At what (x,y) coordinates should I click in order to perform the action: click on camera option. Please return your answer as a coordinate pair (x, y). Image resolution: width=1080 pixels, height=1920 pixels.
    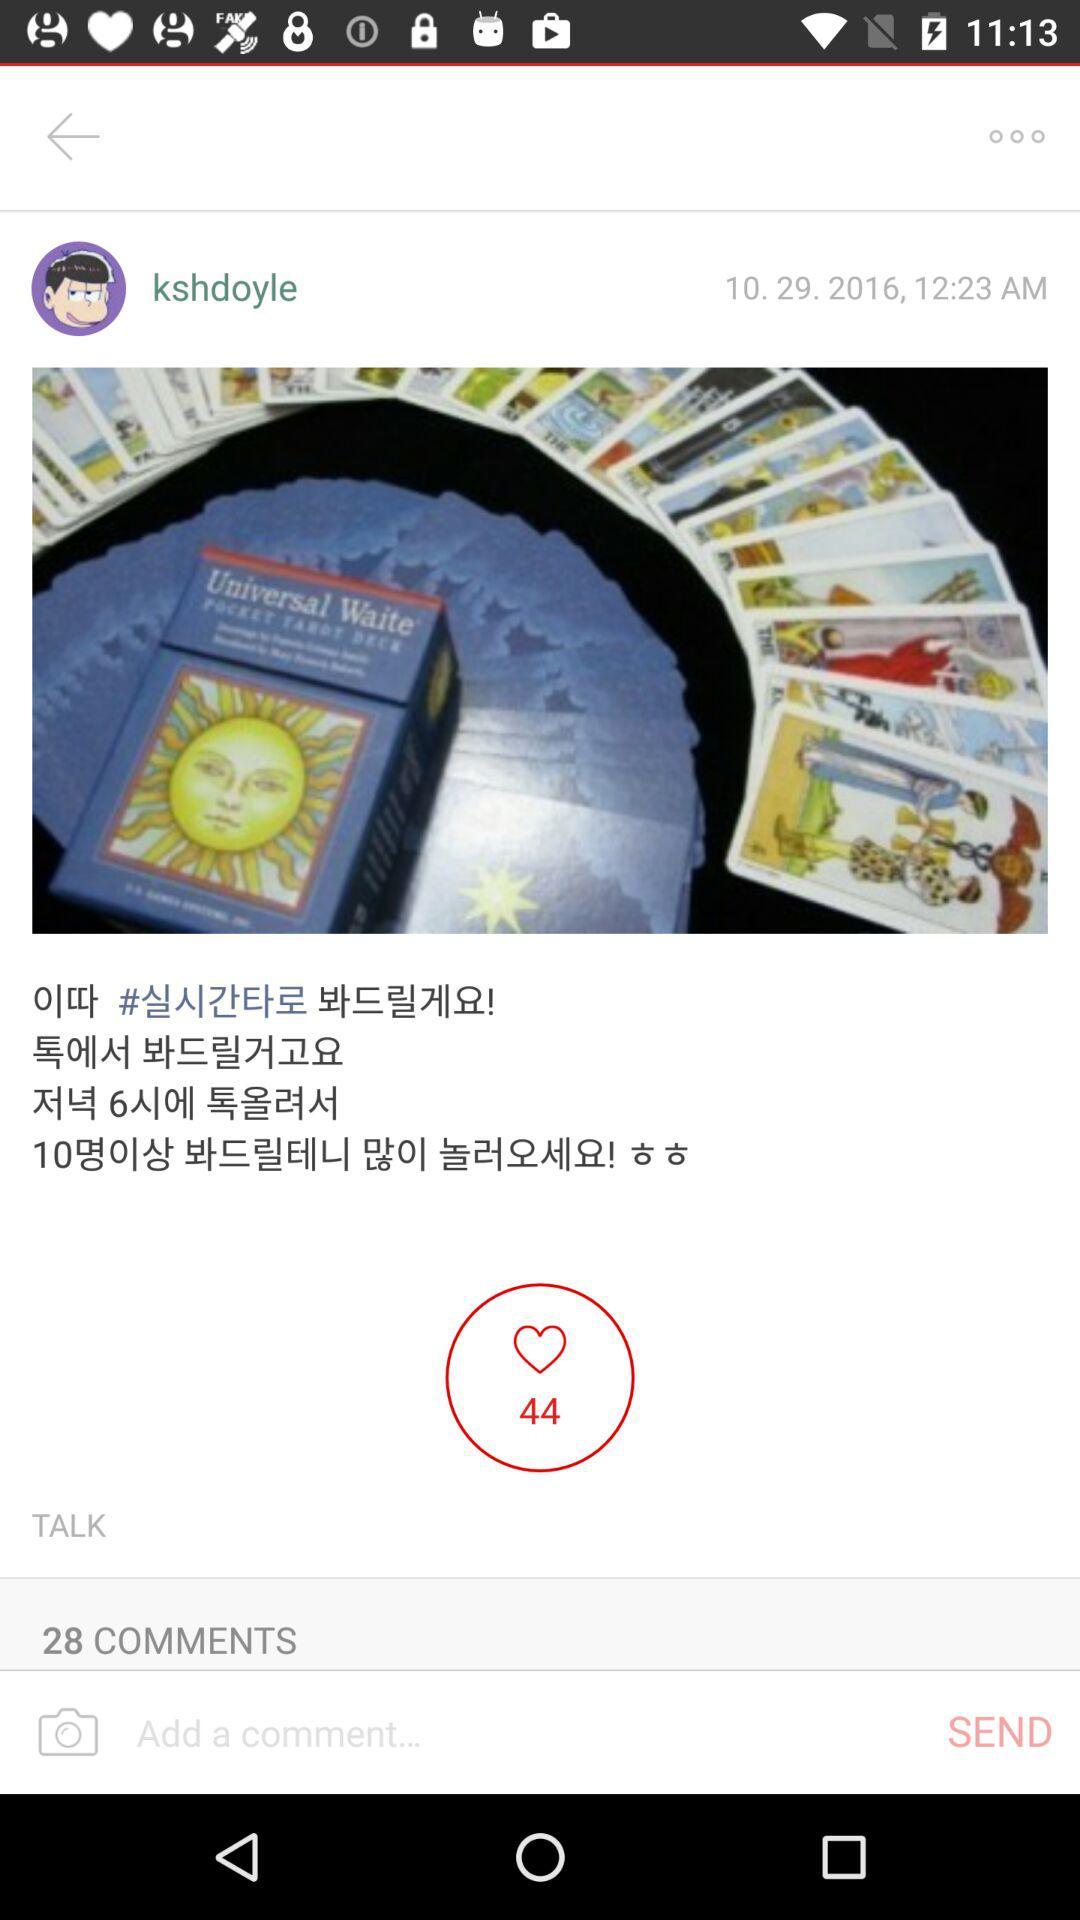
    Looking at the image, I should click on (67, 1732).